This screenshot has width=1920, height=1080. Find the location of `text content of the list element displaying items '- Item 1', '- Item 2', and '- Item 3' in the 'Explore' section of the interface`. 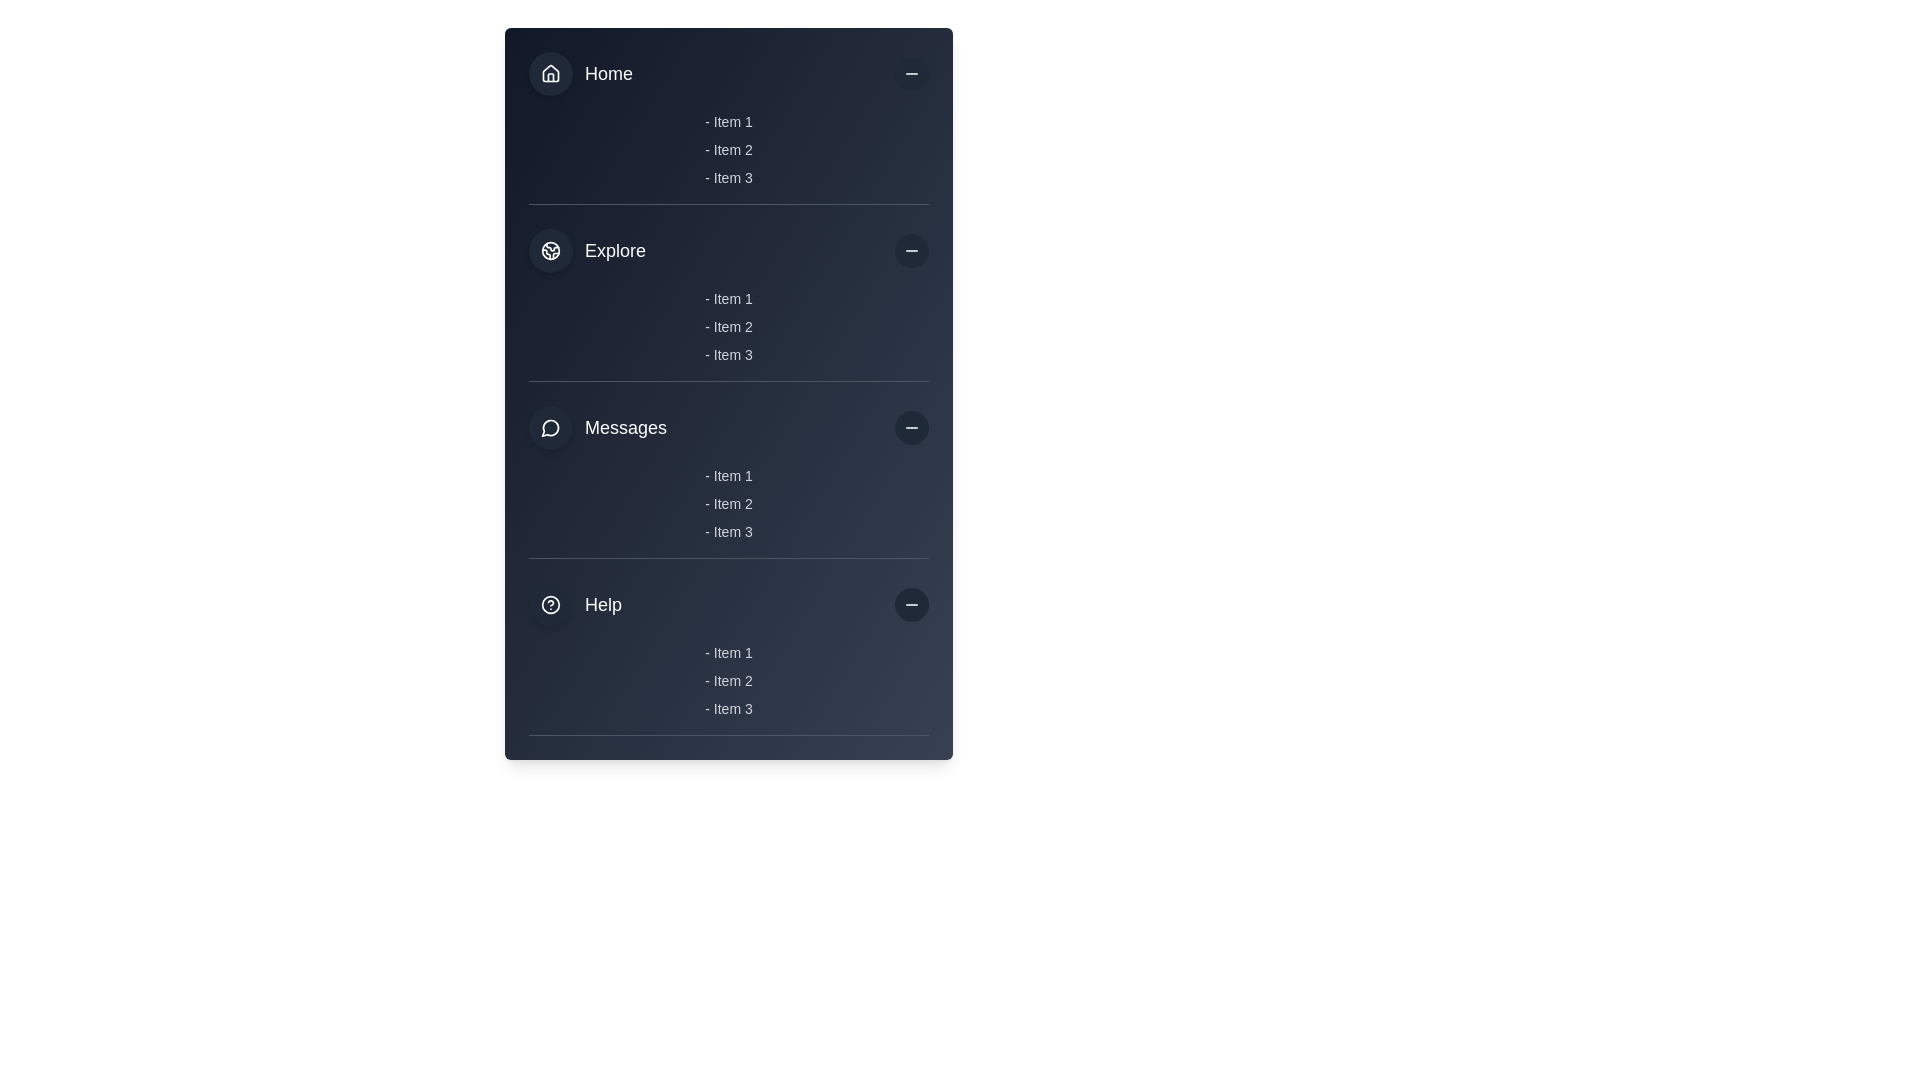

text content of the list element displaying items '- Item 1', '- Item 2', and '- Item 3' in the 'Explore' section of the interface is located at coordinates (728, 326).